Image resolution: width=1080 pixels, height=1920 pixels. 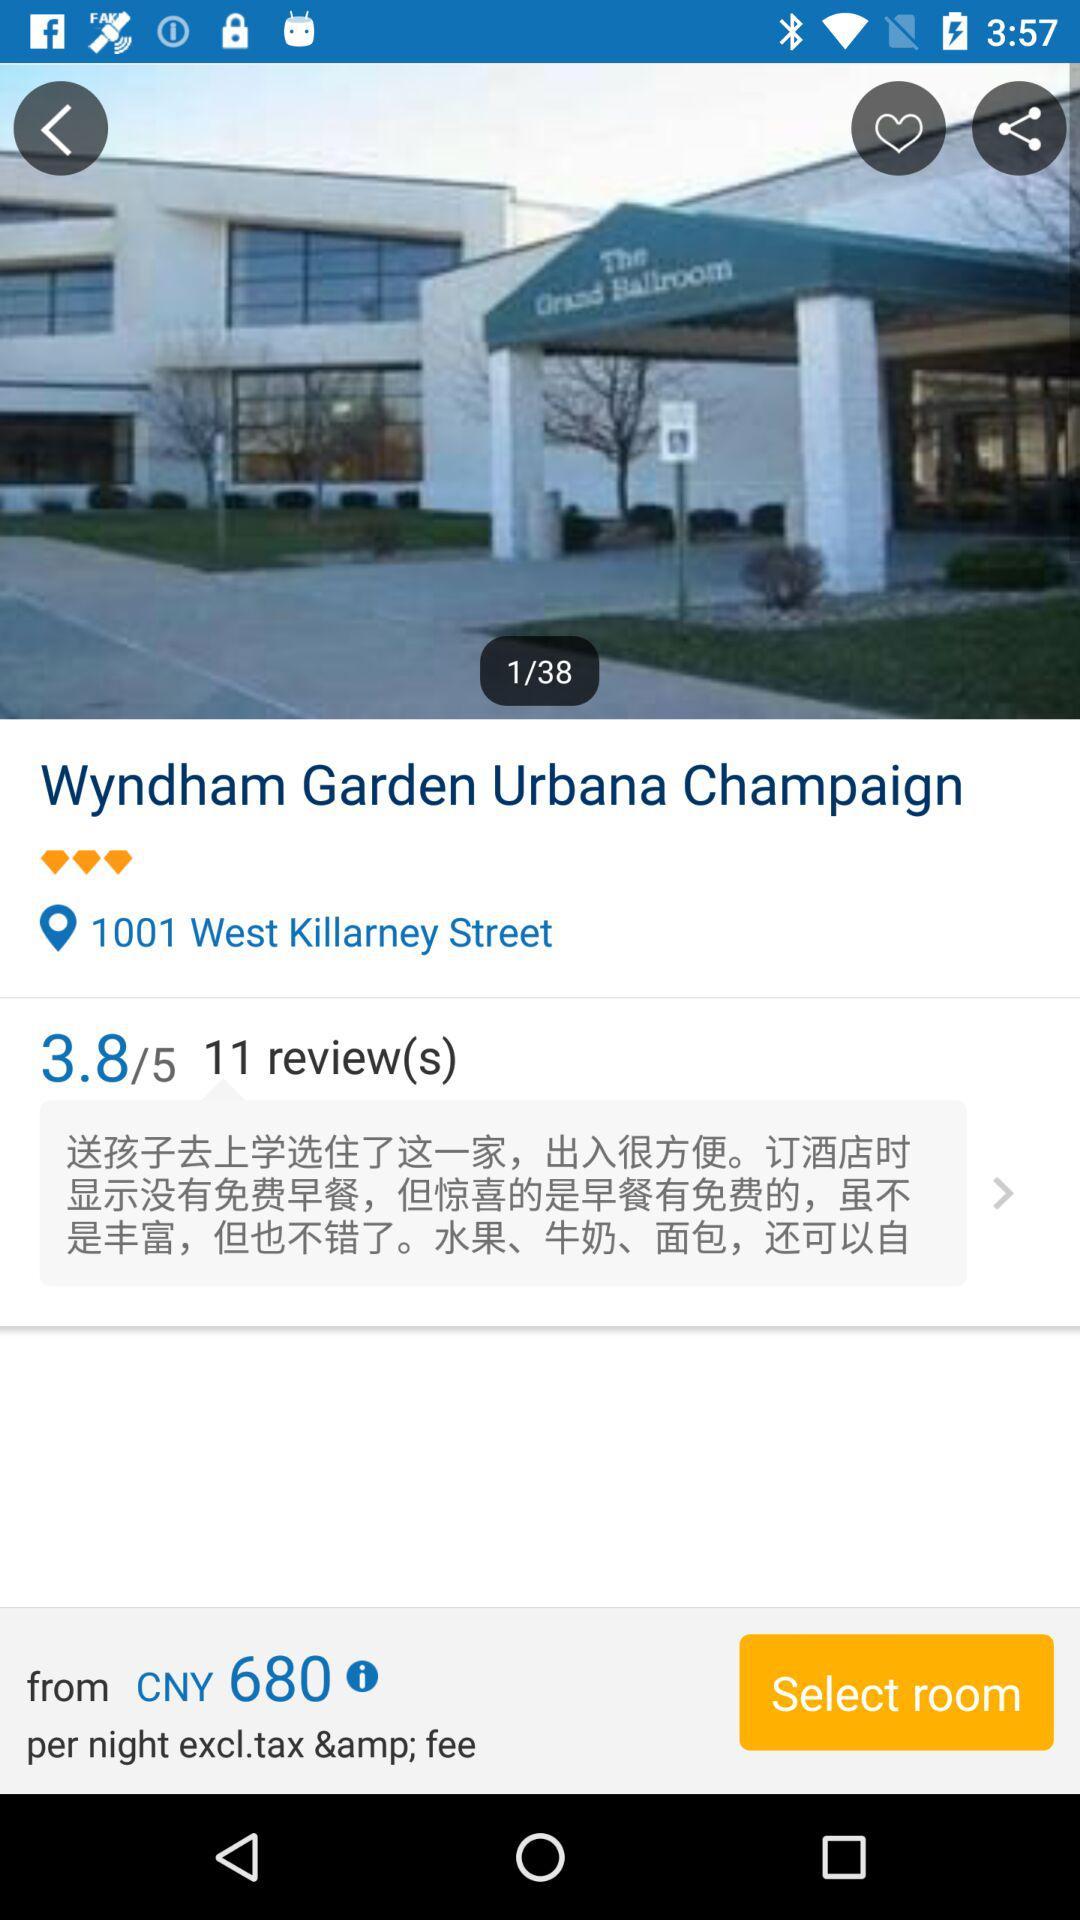 I want to click on the arrow_backward icon, so click(x=59, y=127).